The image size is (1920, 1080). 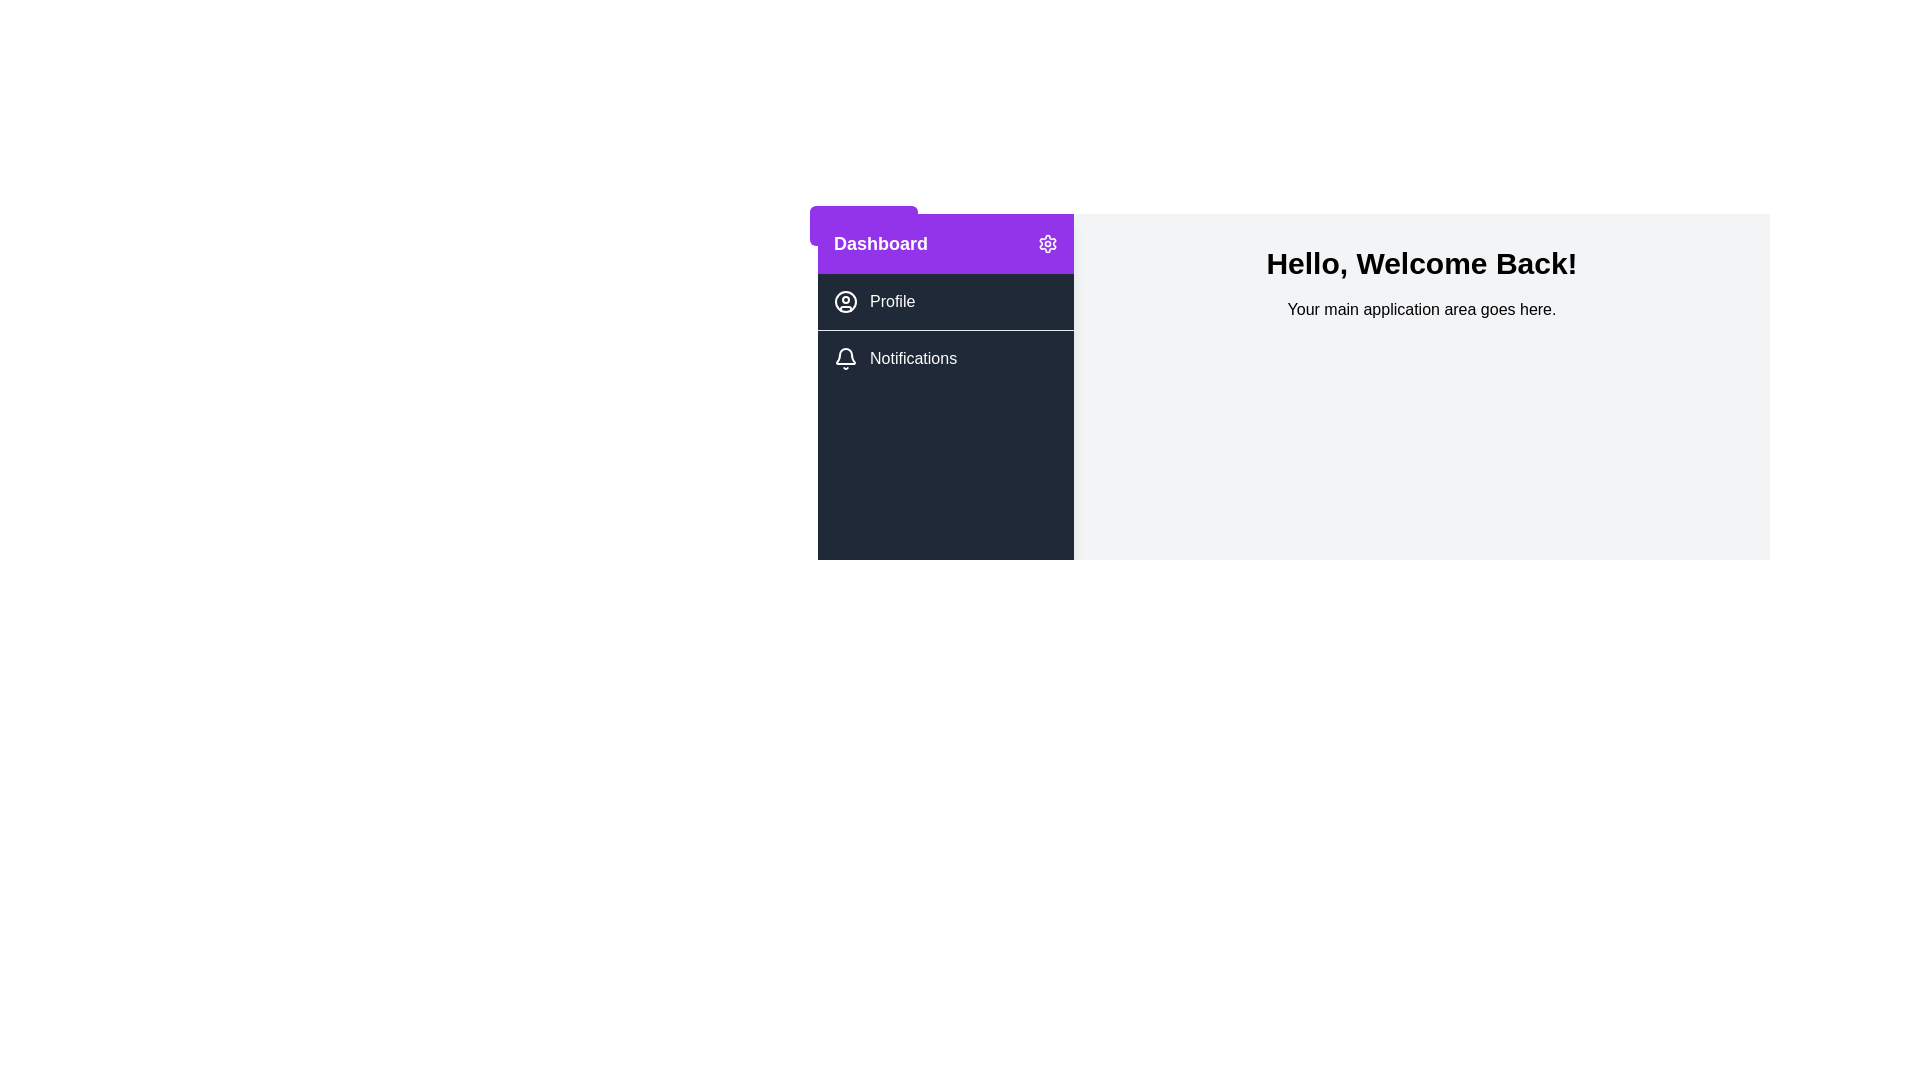 What do you see at coordinates (845, 301) in the screenshot?
I see `the larger outer circular graphical element in the user profile icon located to the left of the 'Profile' label in the sidebar menu` at bounding box center [845, 301].